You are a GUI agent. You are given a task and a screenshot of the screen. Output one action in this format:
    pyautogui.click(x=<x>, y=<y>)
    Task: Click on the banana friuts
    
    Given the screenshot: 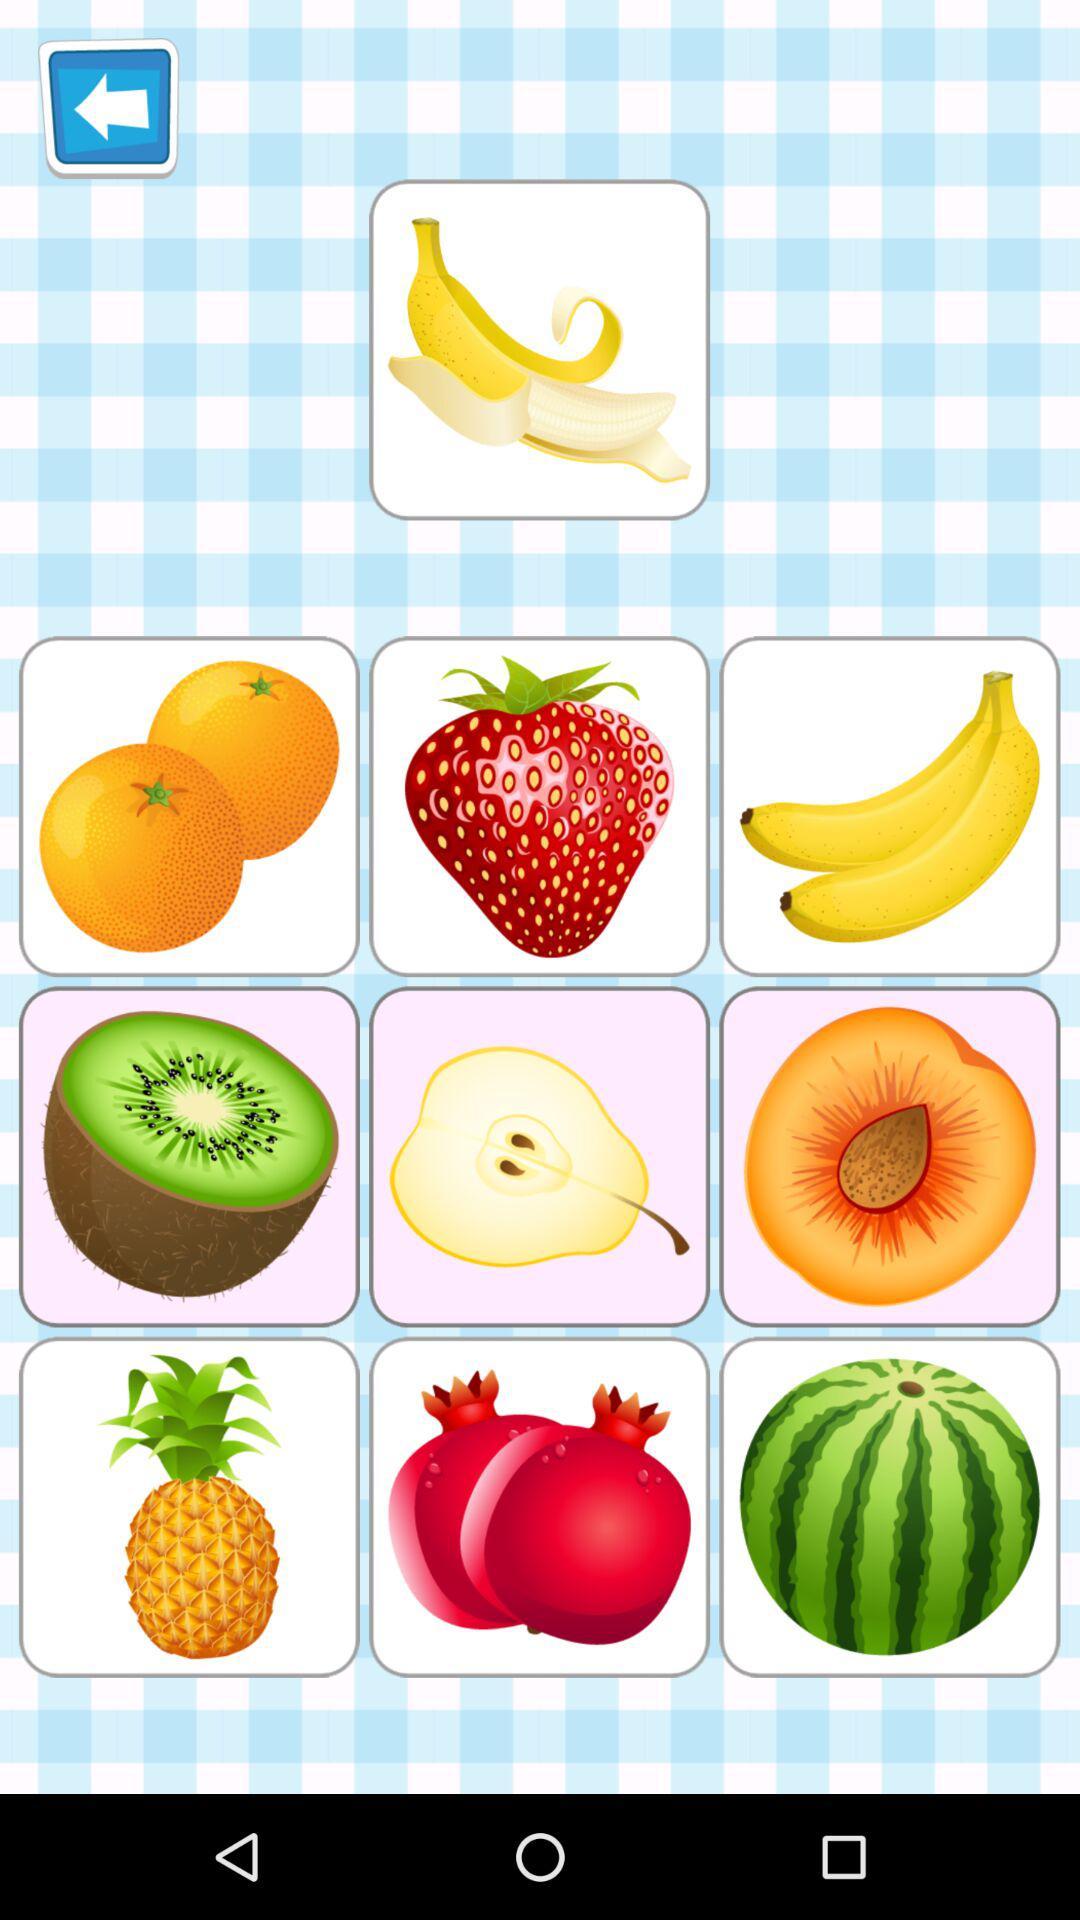 What is the action you would take?
    pyautogui.click(x=538, y=349)
    